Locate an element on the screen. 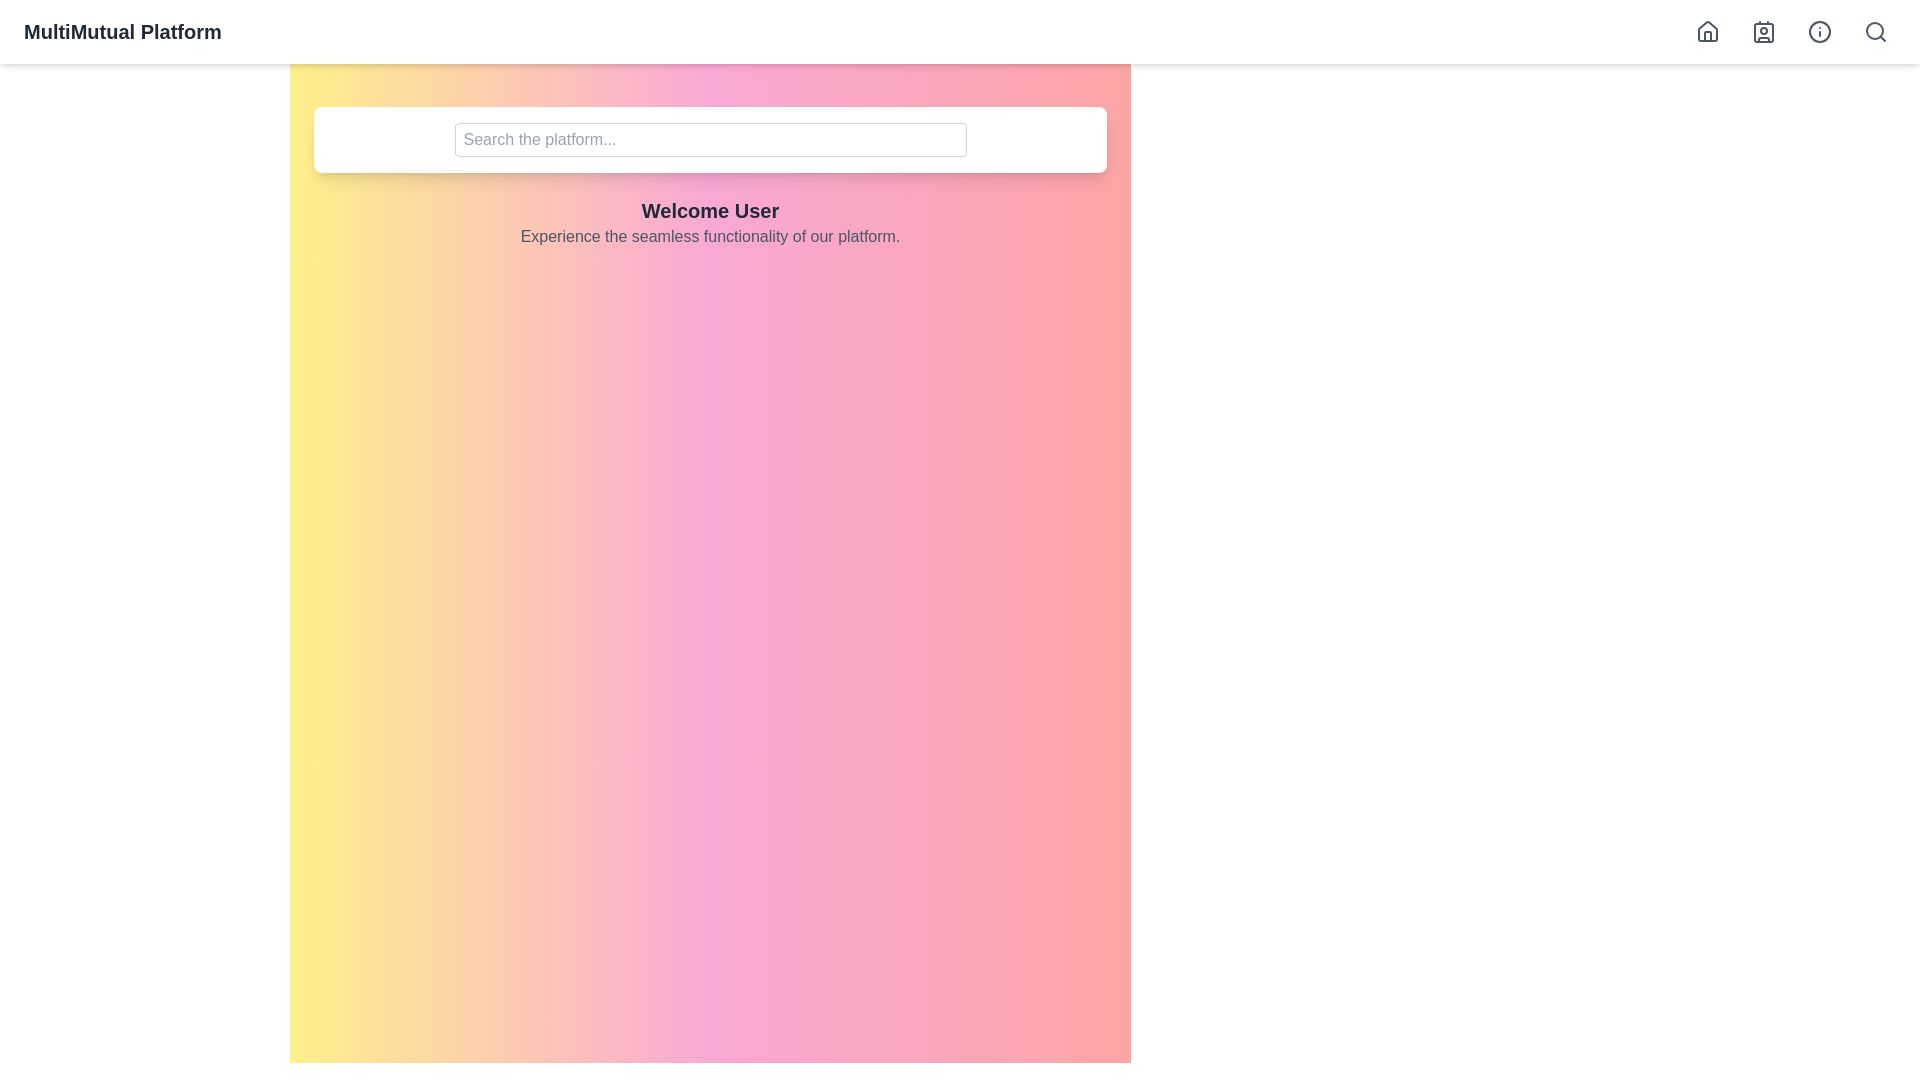  the search button to toggle the search input visibility is located at coordinates (1875, 31).